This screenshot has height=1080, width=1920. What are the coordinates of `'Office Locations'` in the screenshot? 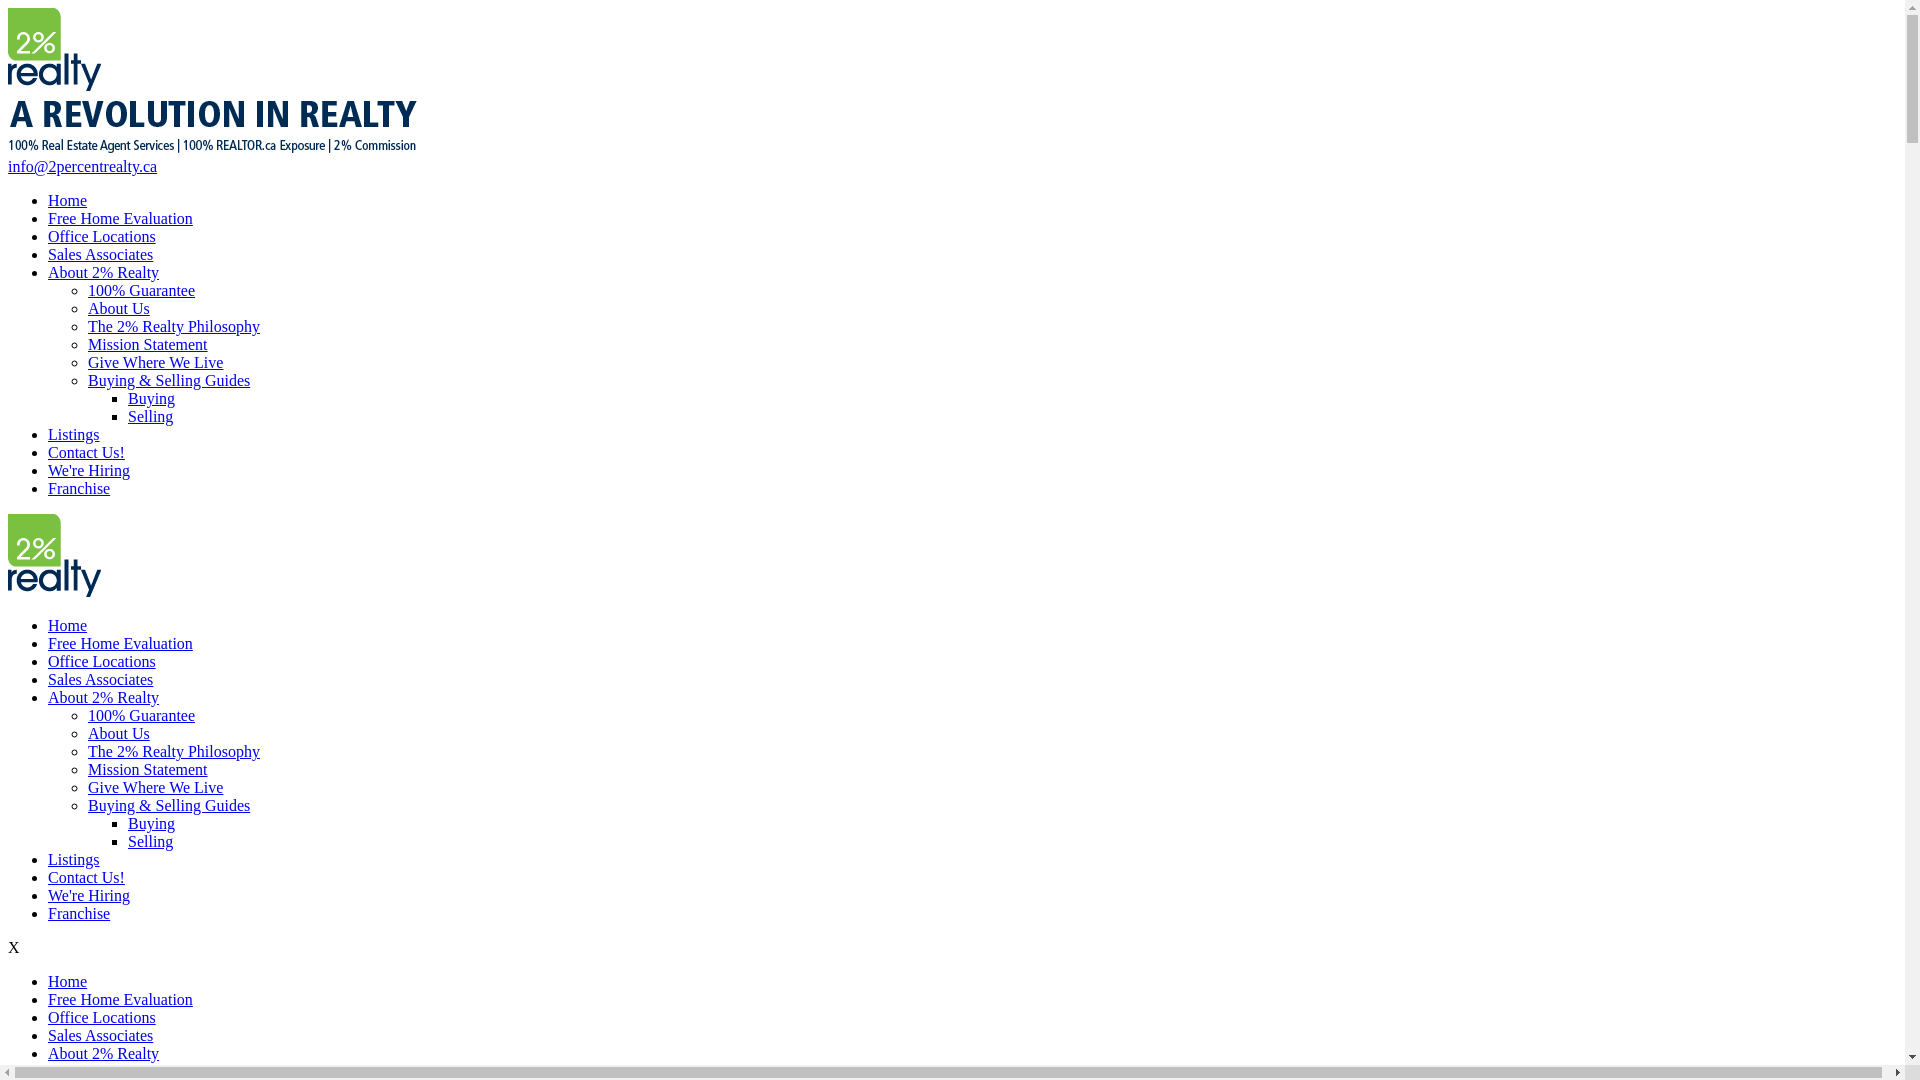 It's located at (100, 661).